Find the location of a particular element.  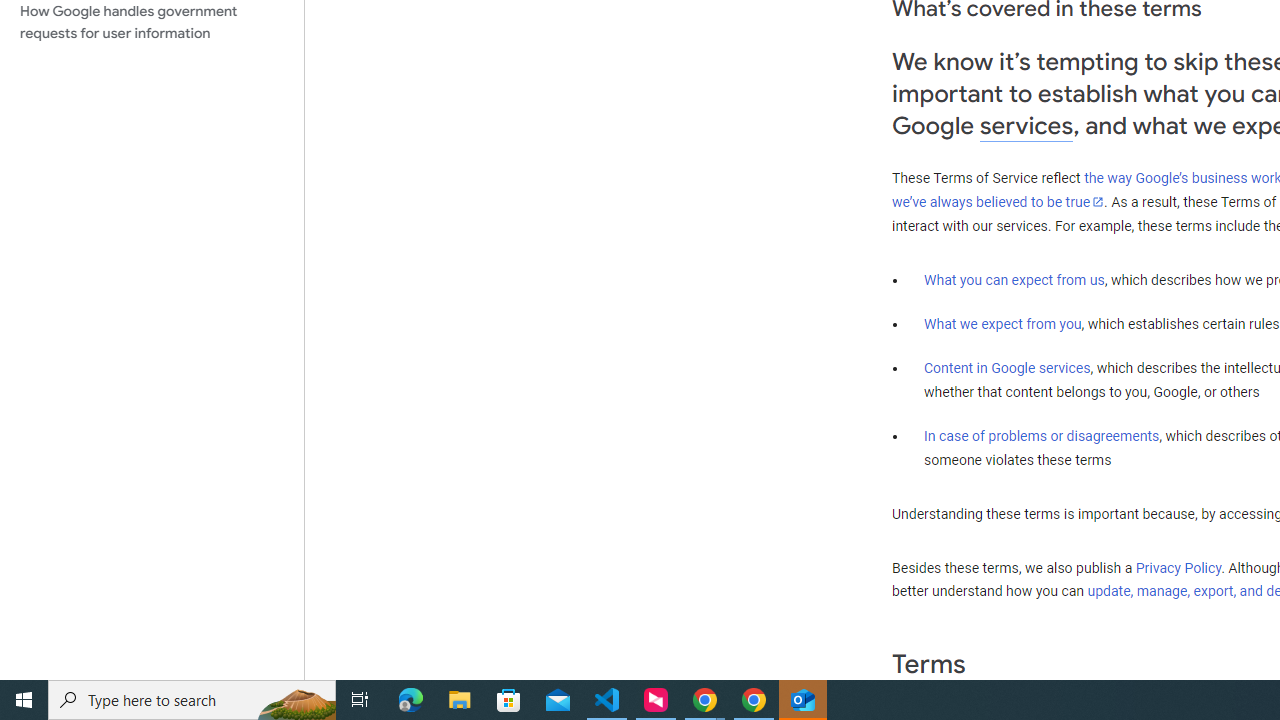

'What you can expect from us' is located at coordinates (1014, 279).